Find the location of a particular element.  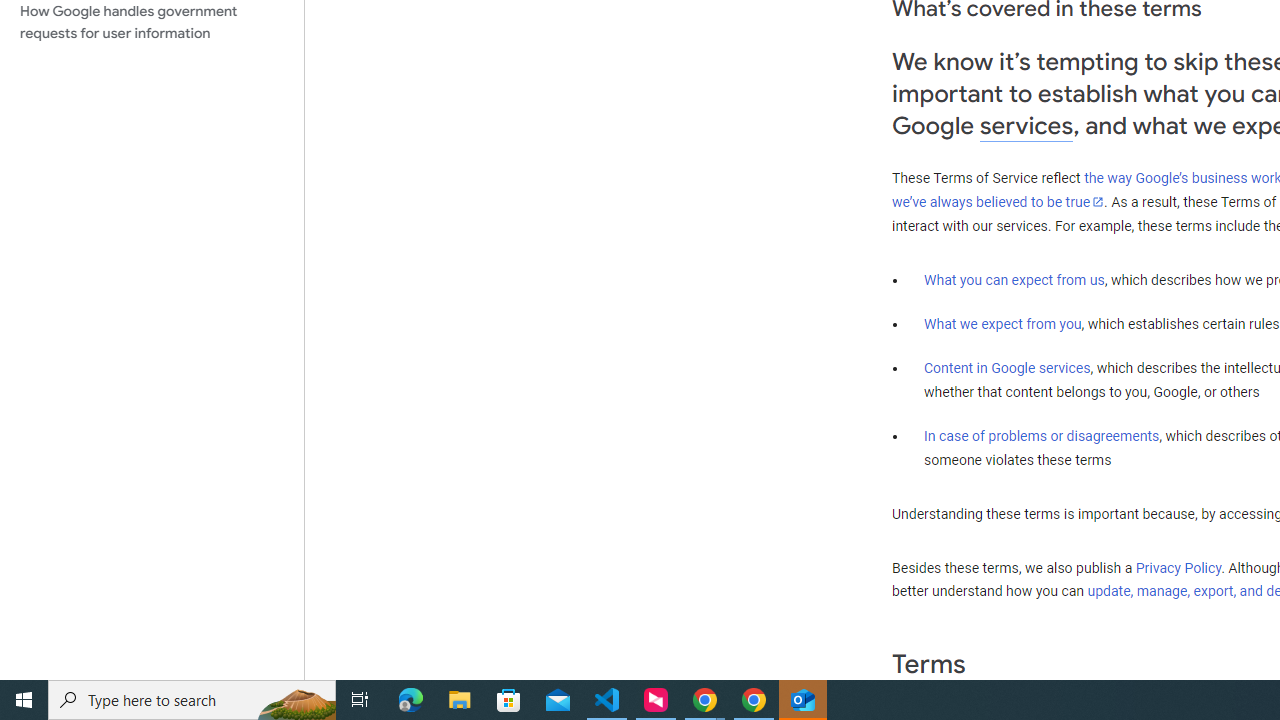

'What you can expect from us' is located at coordinates (1014, 279).